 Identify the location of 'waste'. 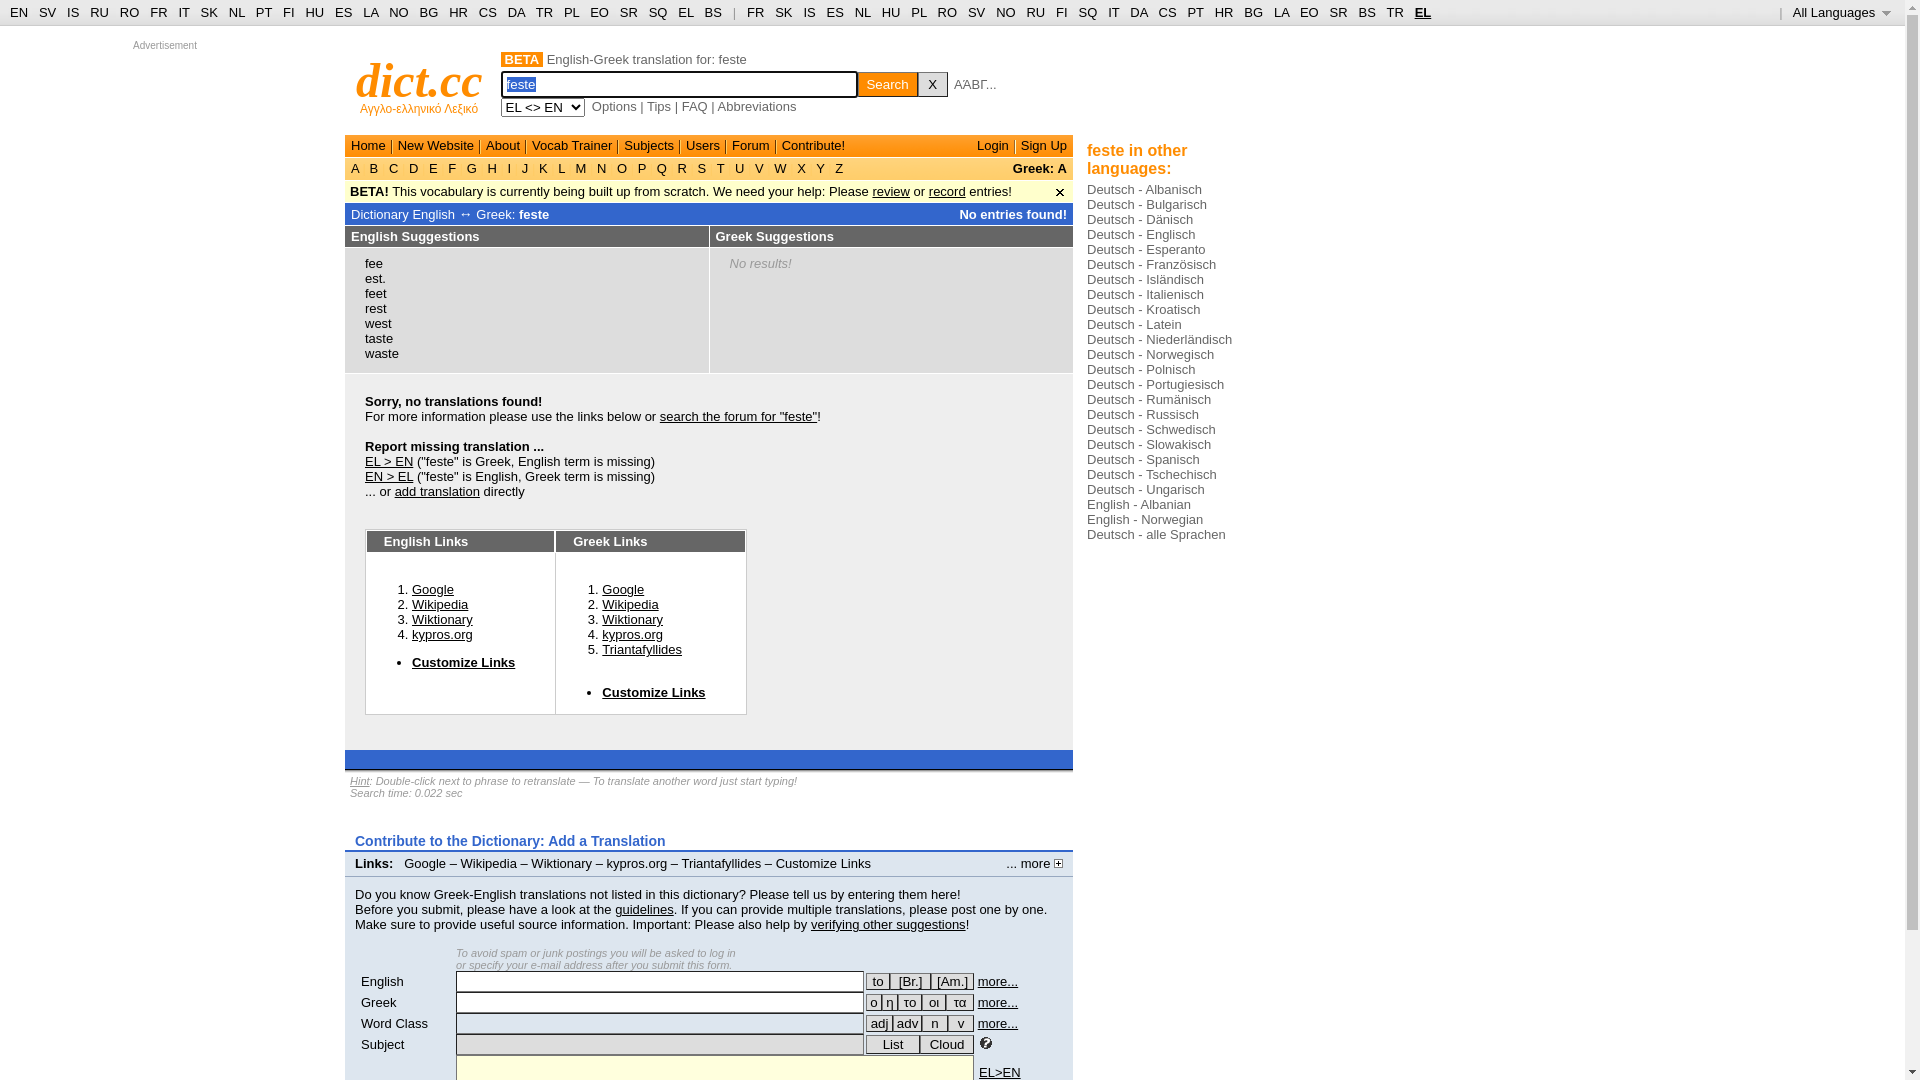
(382, 352).